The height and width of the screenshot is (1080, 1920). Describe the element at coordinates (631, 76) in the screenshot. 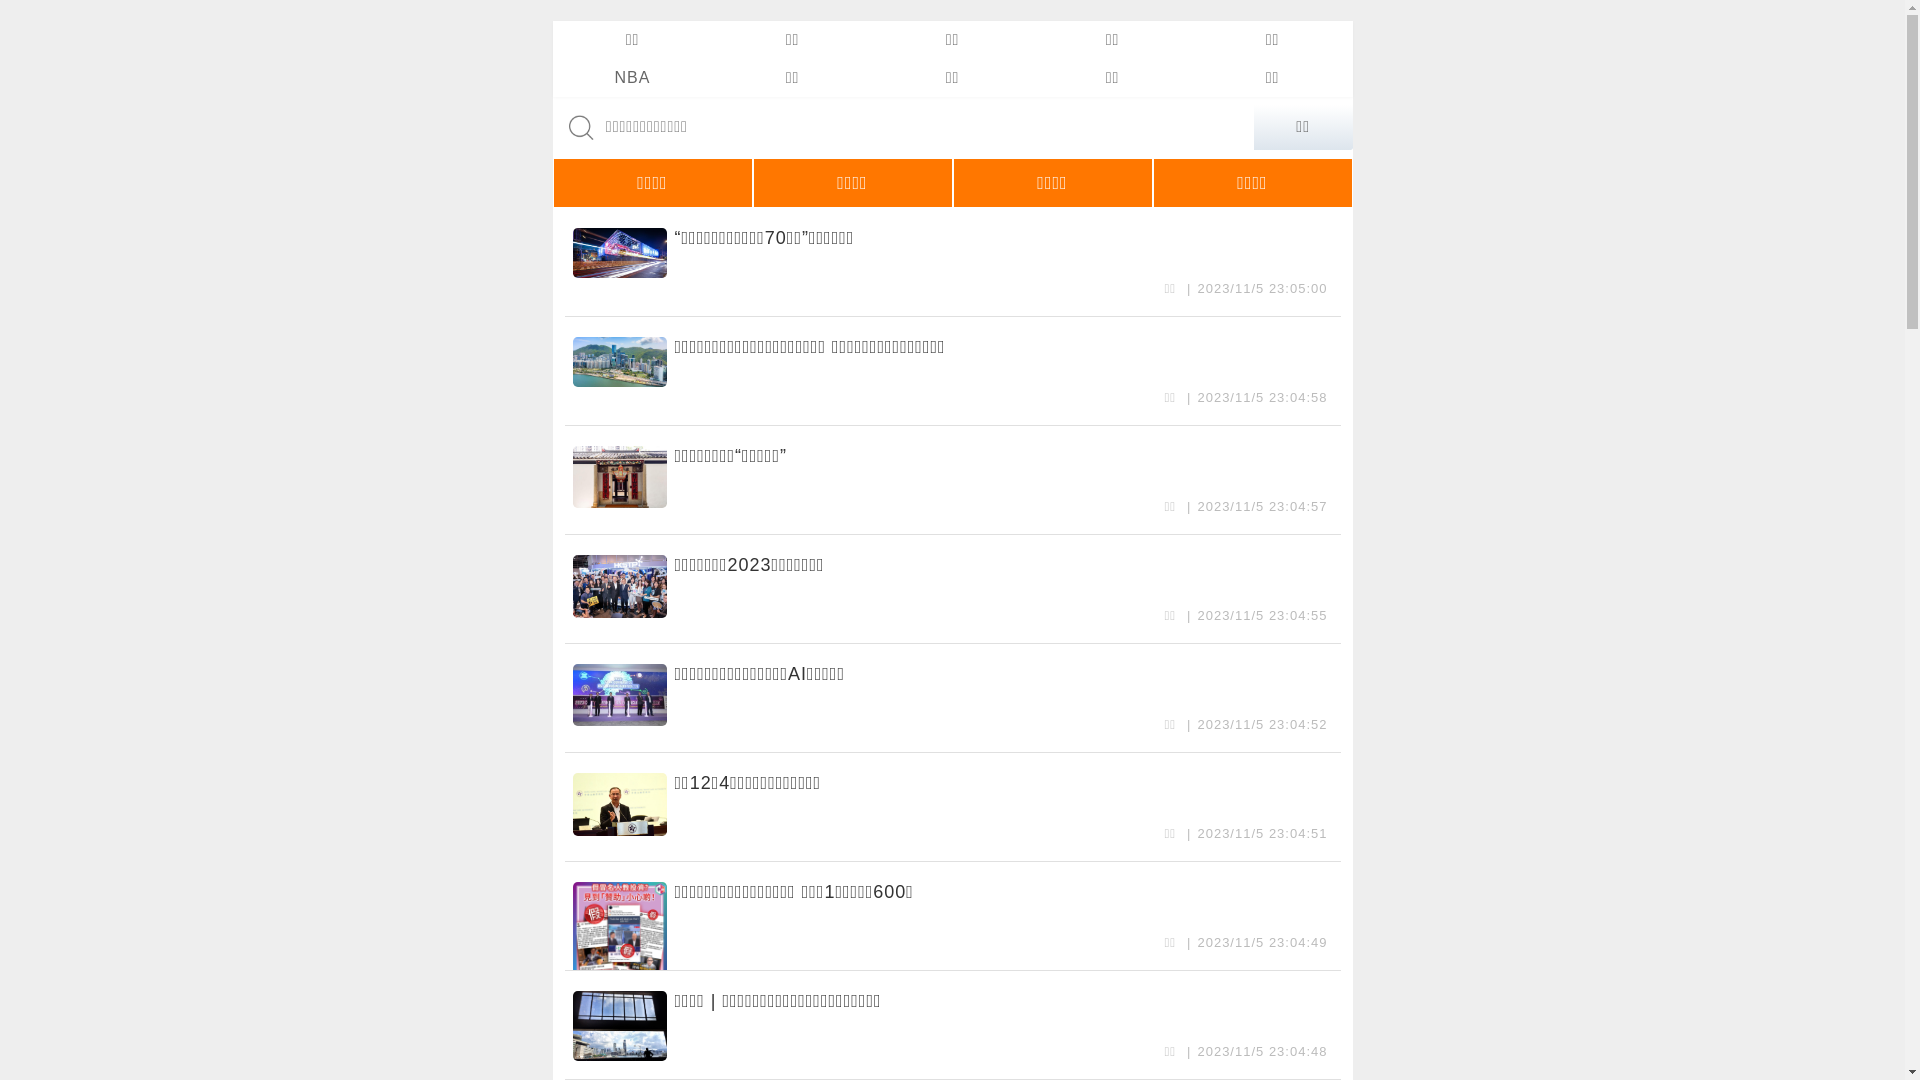

I see `'NBA'` at that location.